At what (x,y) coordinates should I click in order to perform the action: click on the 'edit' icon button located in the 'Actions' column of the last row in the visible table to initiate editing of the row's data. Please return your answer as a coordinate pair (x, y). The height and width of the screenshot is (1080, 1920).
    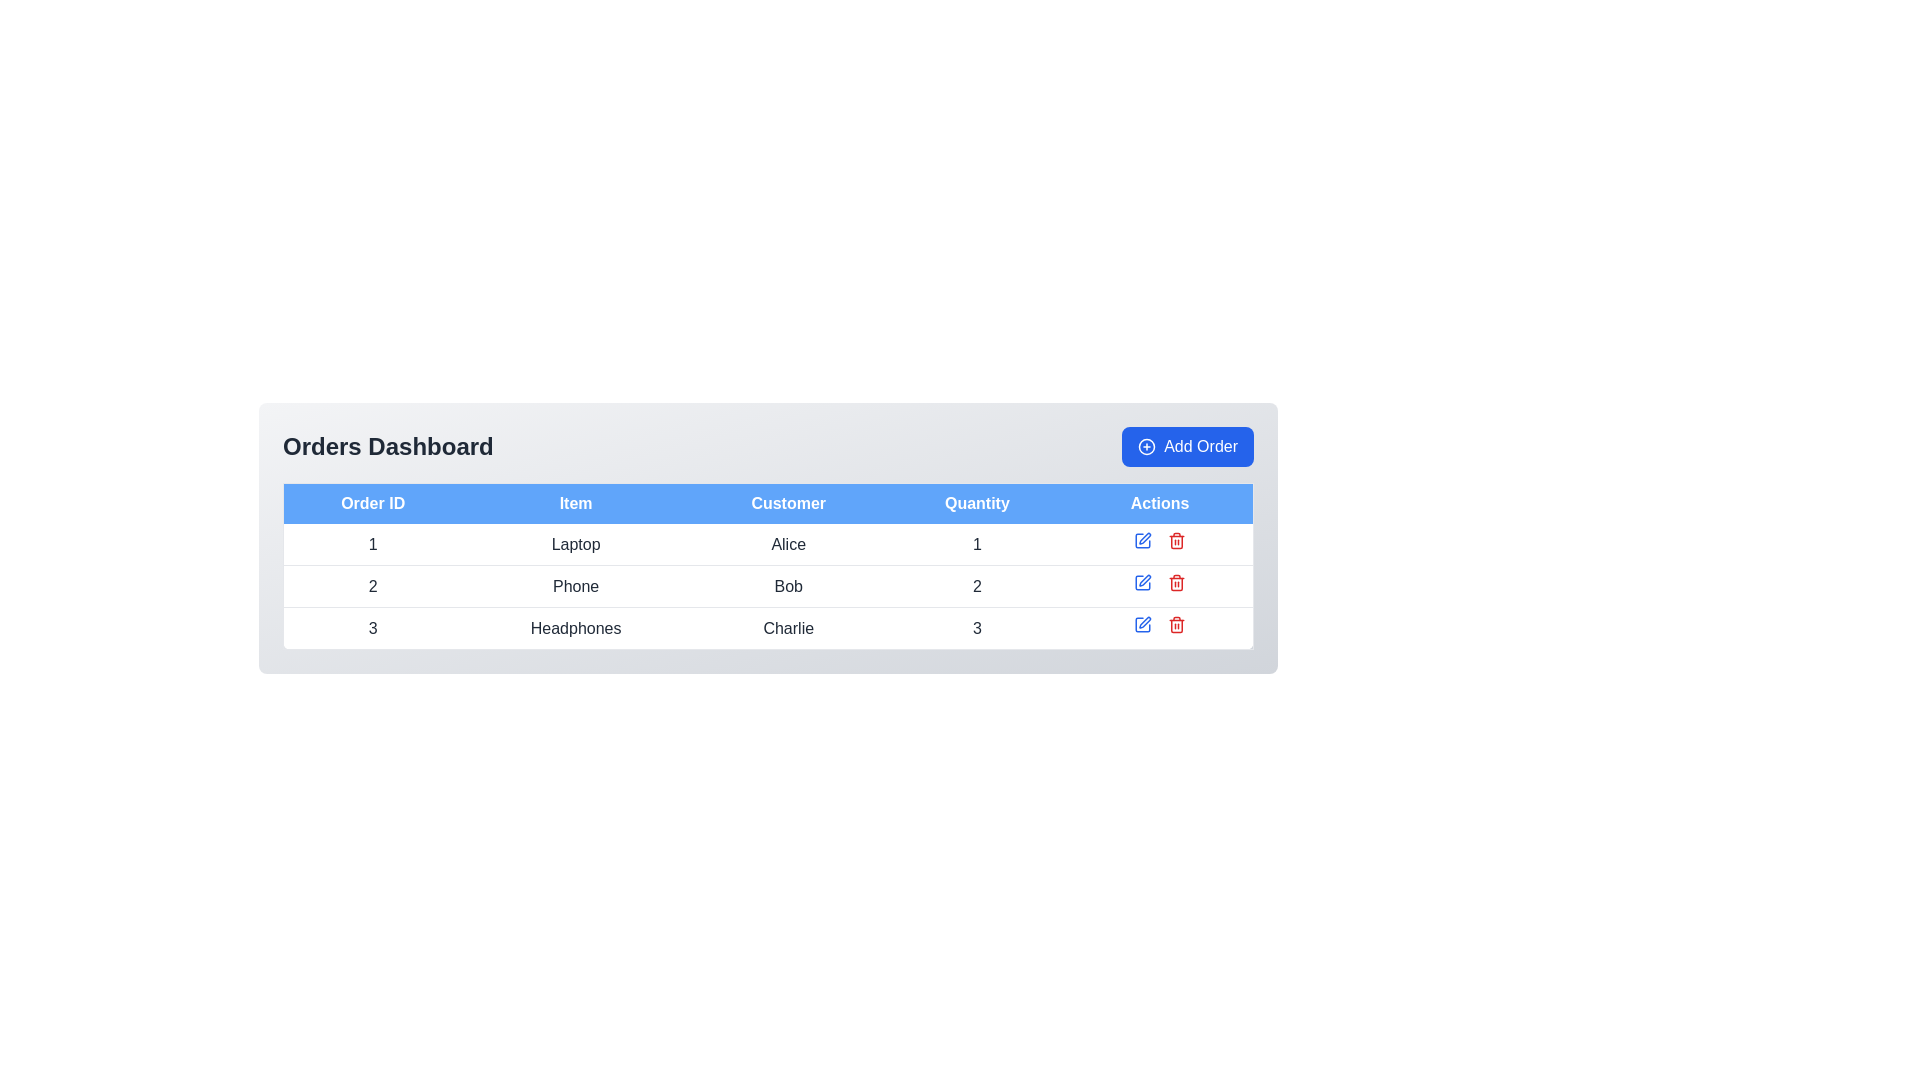
    Looking at the image, I should click on (1143, 623).